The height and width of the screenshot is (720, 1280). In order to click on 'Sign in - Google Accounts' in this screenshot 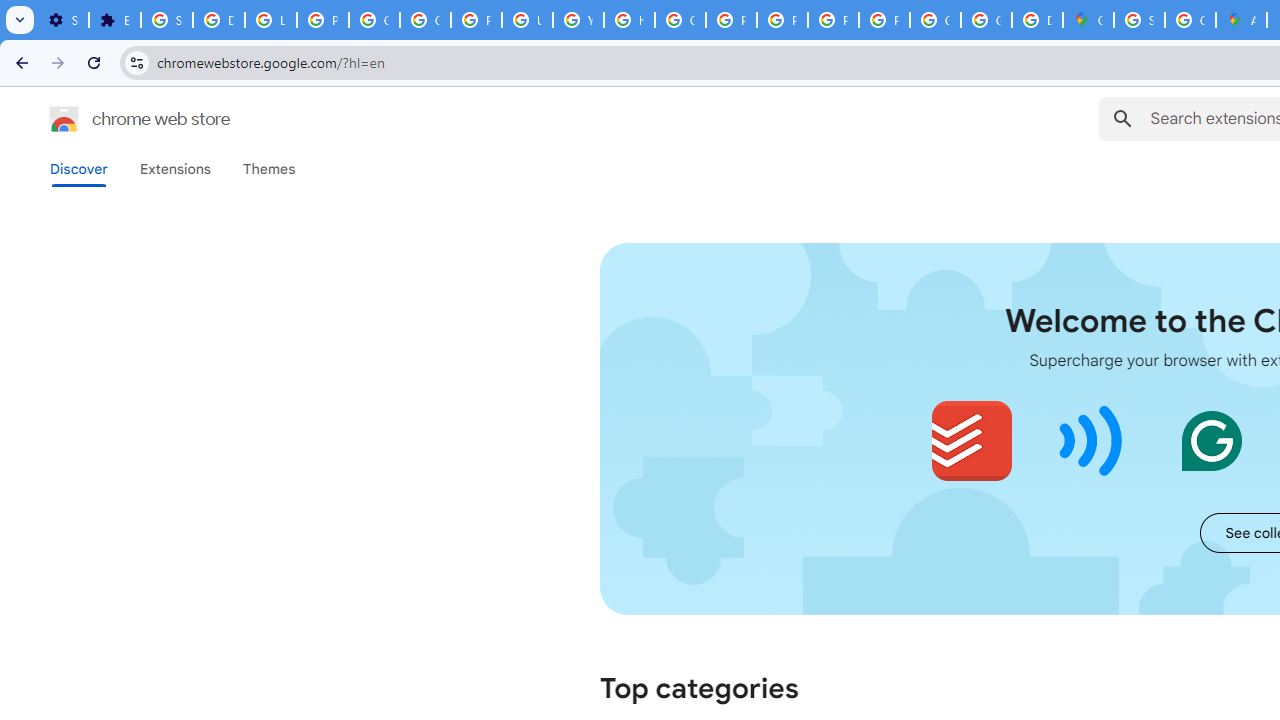, I will do `click(1139, 20)`.